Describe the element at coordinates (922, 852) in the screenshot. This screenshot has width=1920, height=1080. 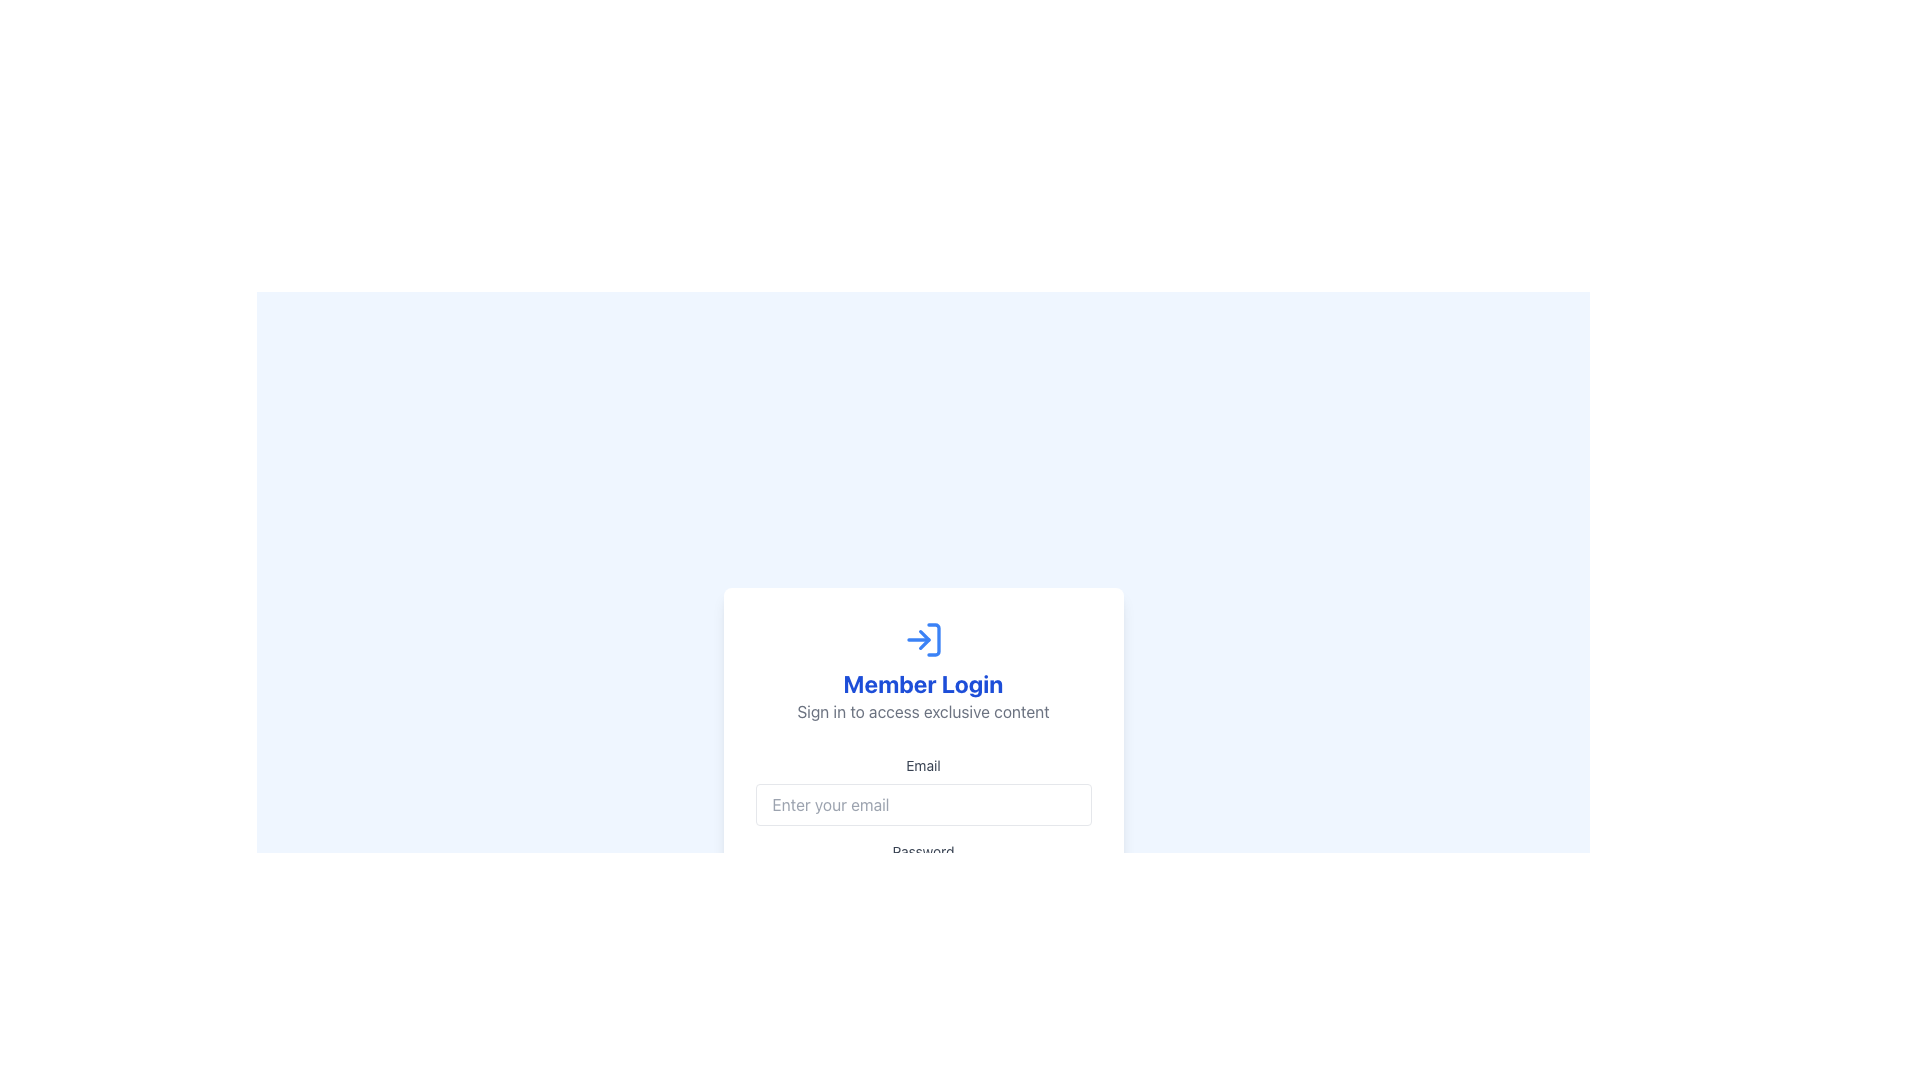
I see `the 'Password' label, which is a small gray text element located above the password input field in the form layout` at that location.